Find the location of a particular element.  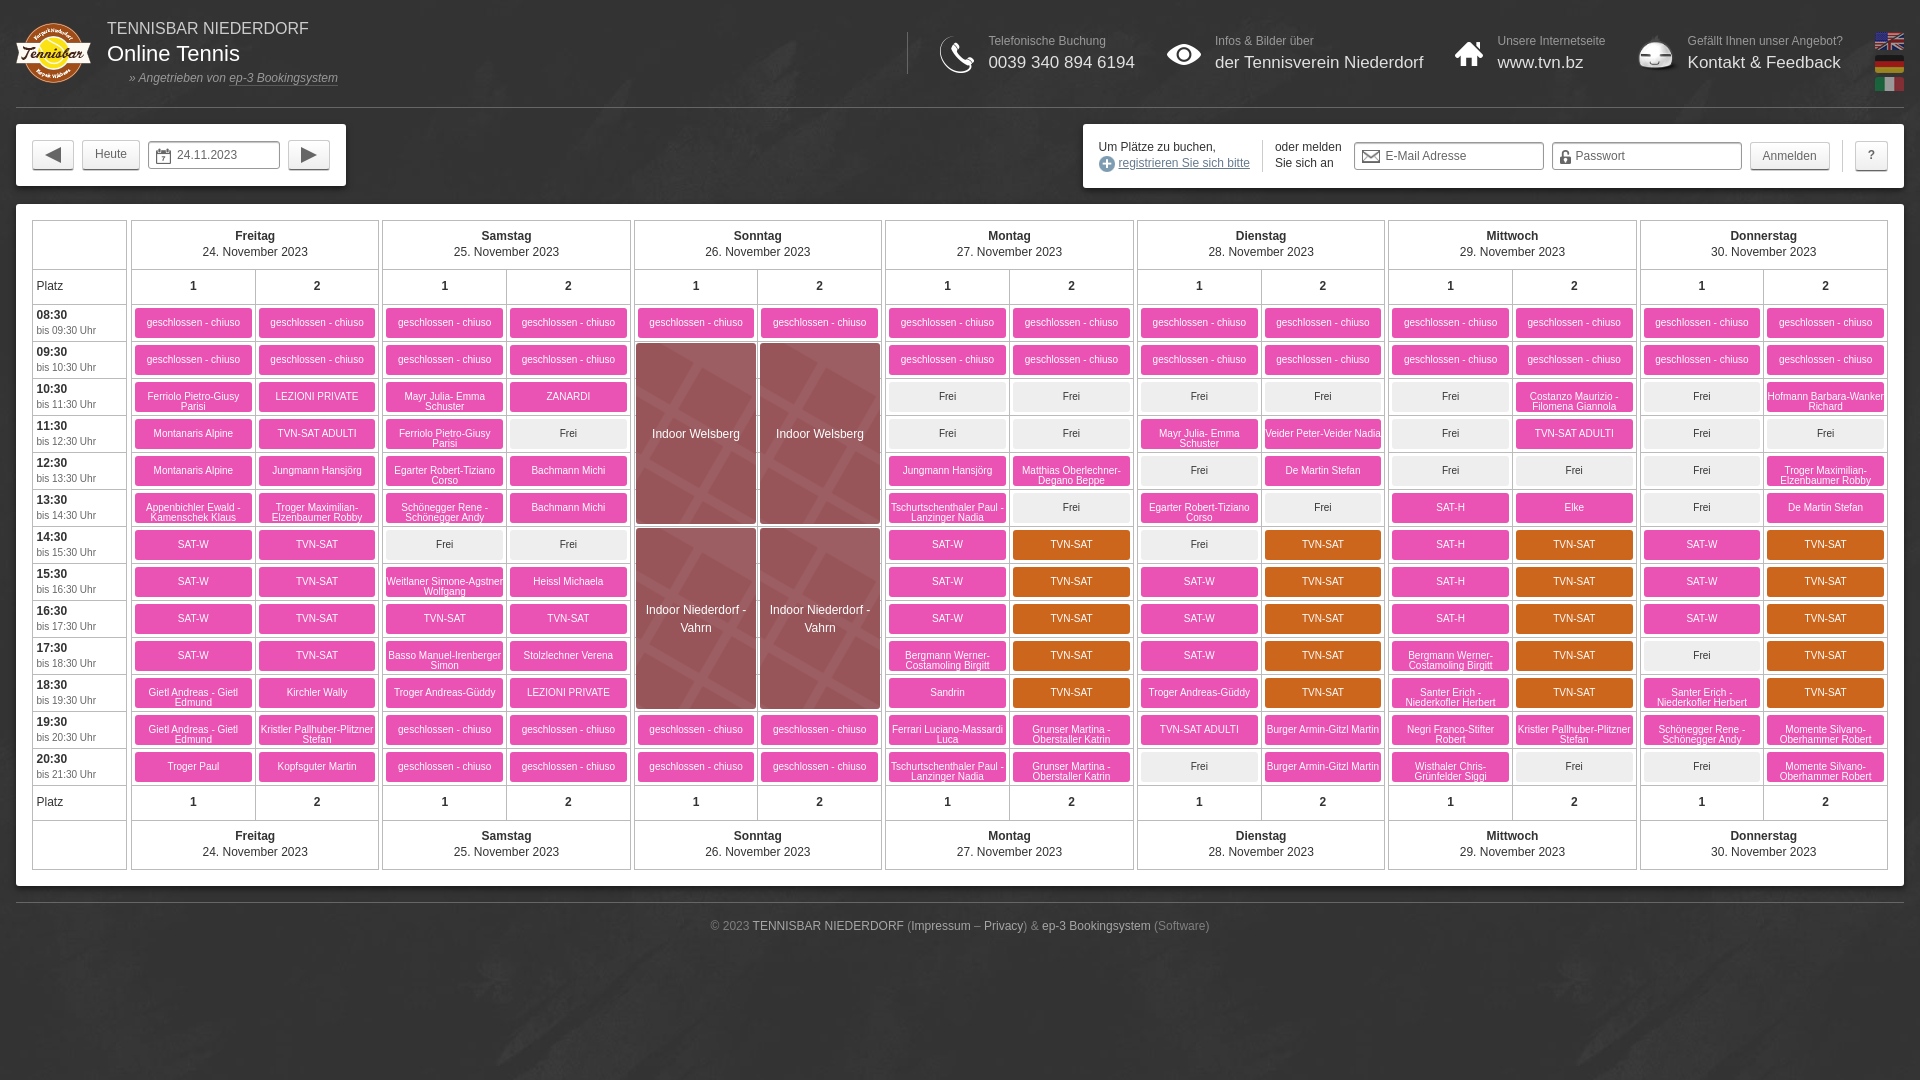

'Indoor Niederdorf - Vahrn' is located at coordinates (819, 655).